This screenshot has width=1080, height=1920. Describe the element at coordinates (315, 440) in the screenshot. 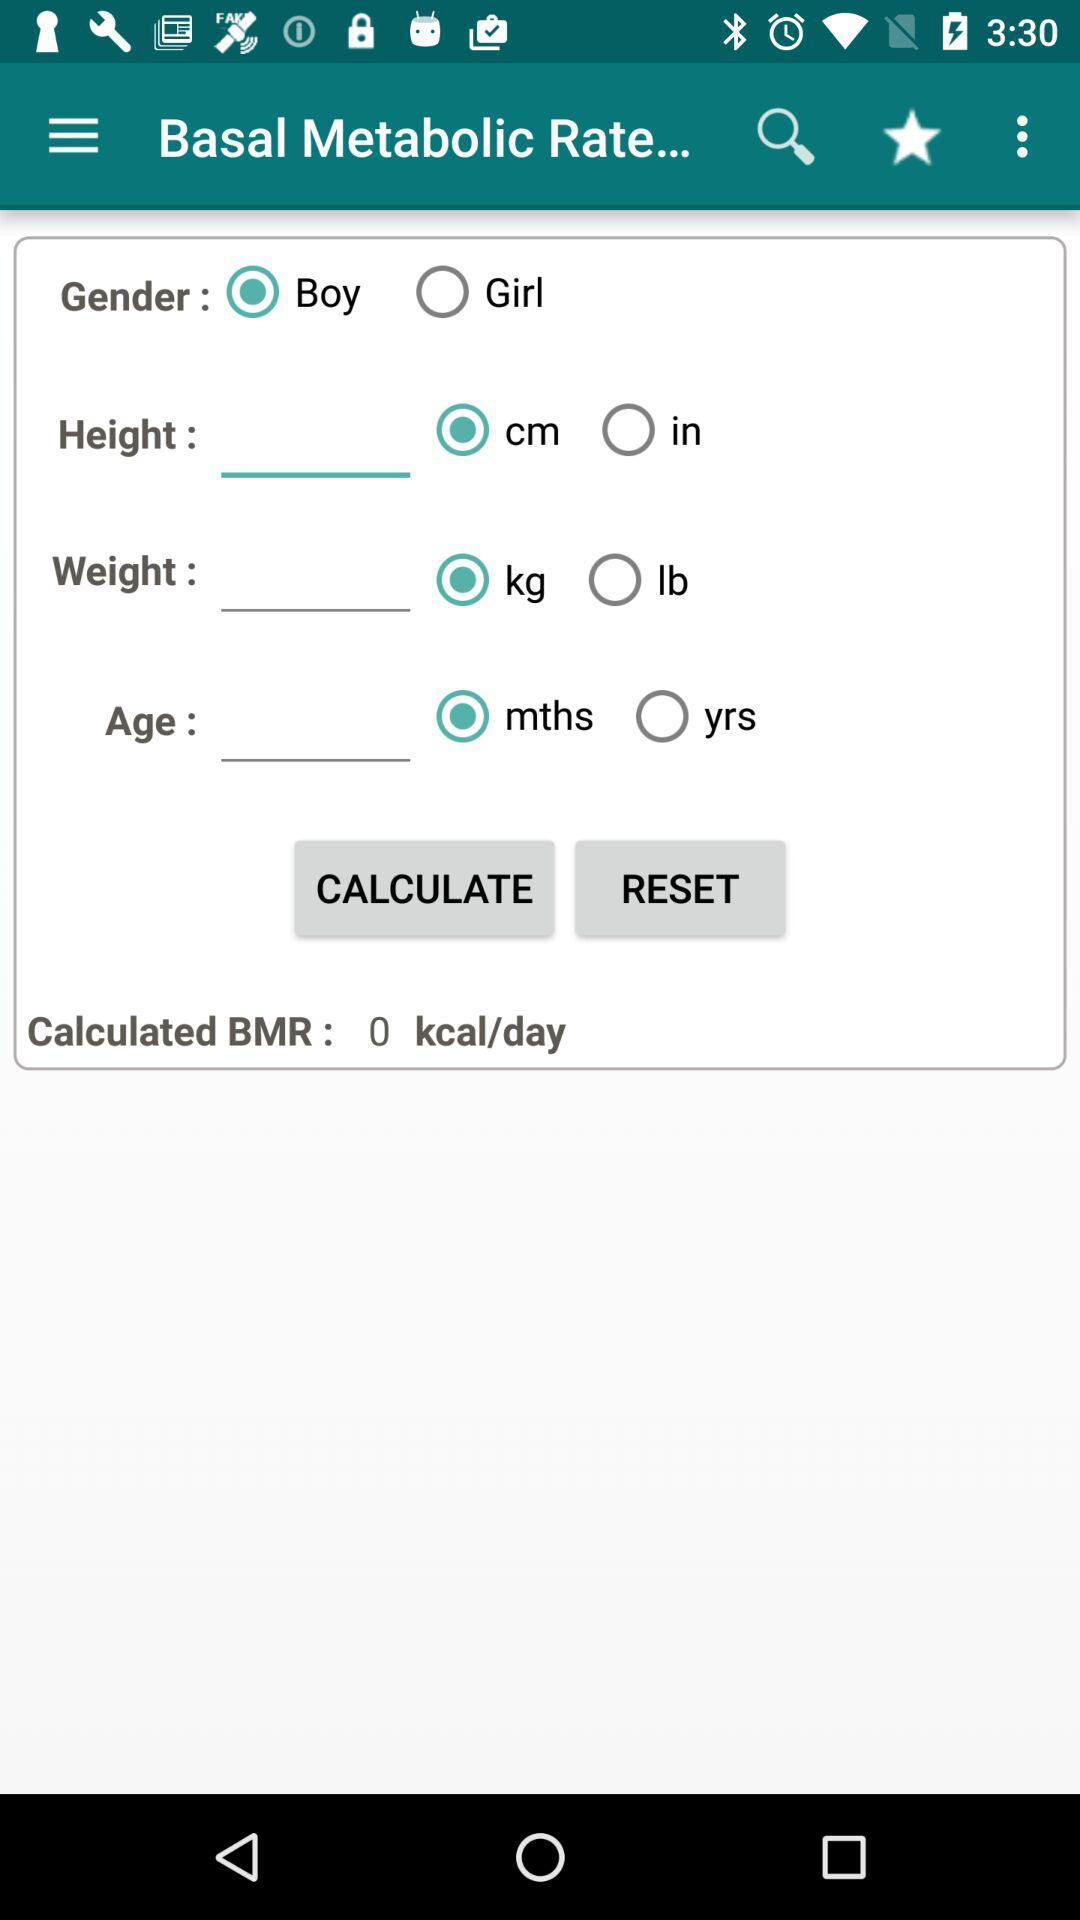

I see `icon above weight : icon` at that location.